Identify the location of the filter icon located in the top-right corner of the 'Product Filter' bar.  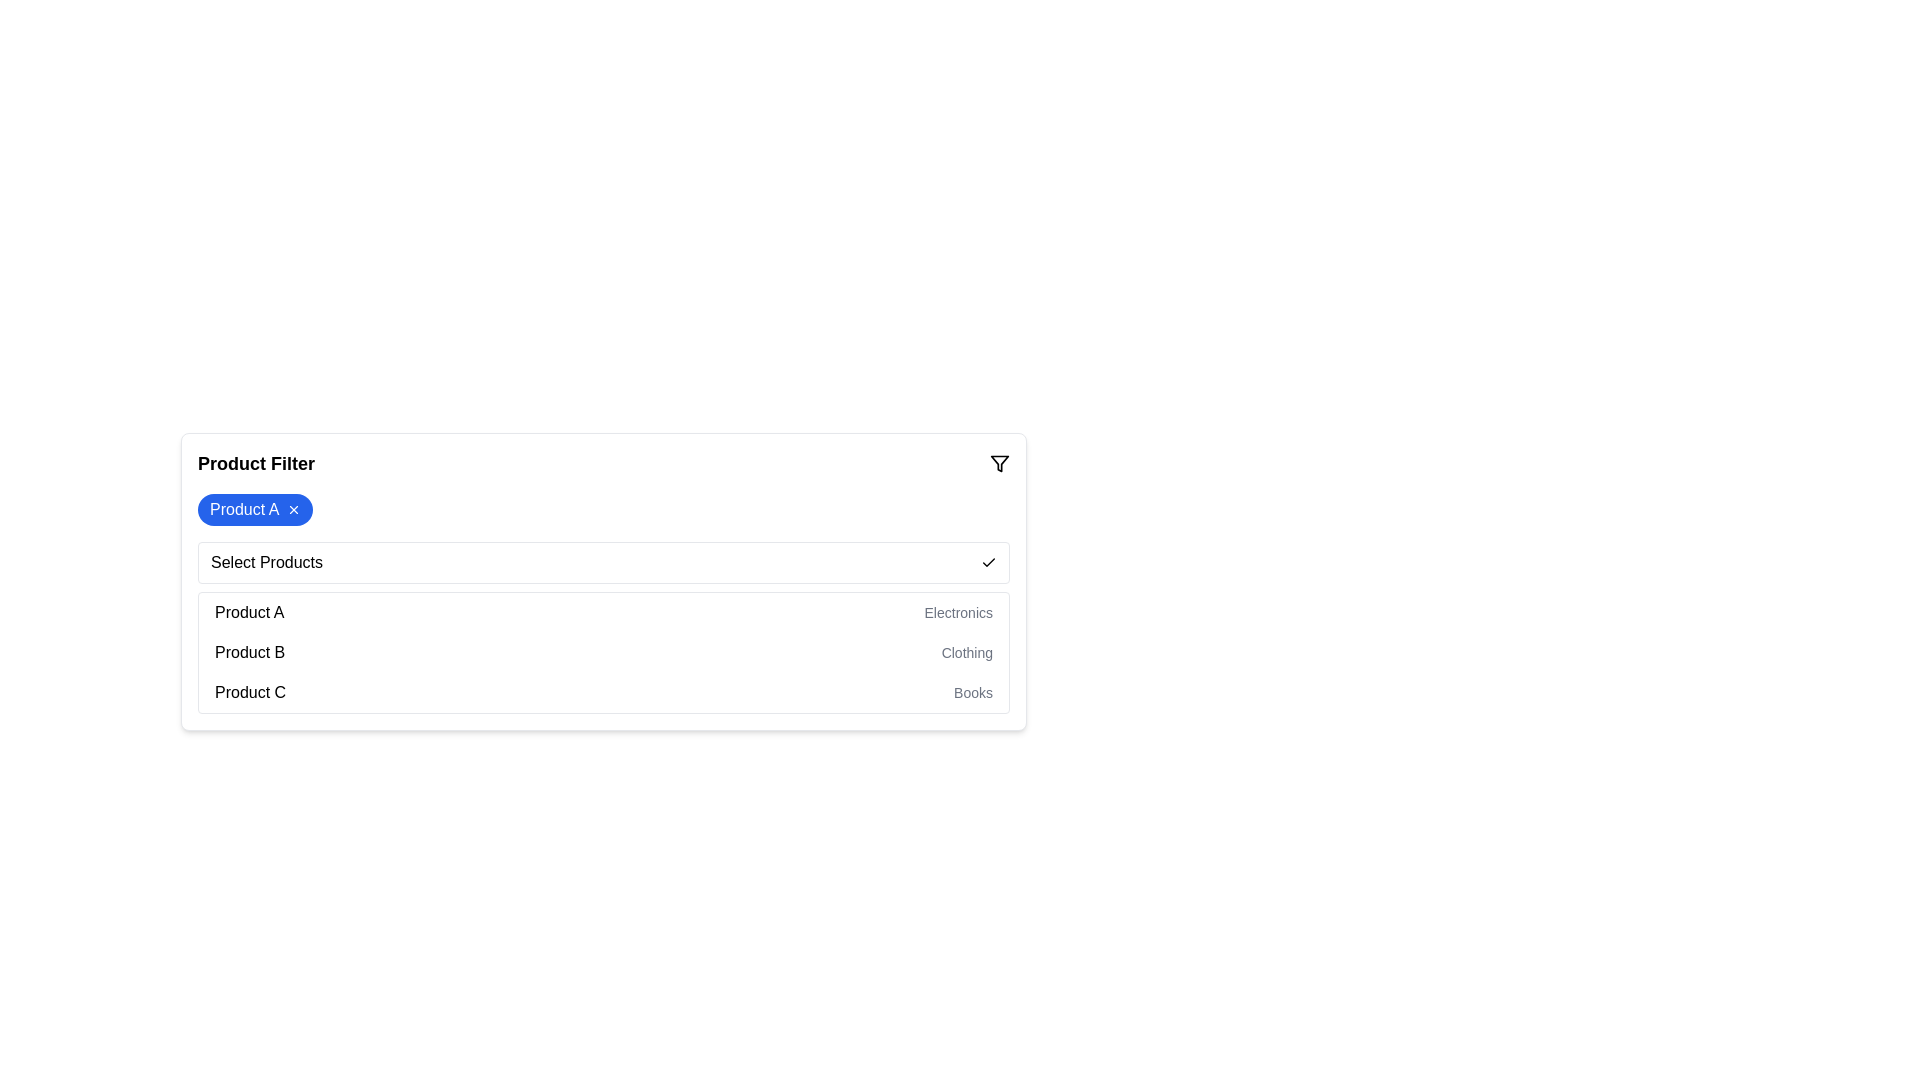
(999, 463).